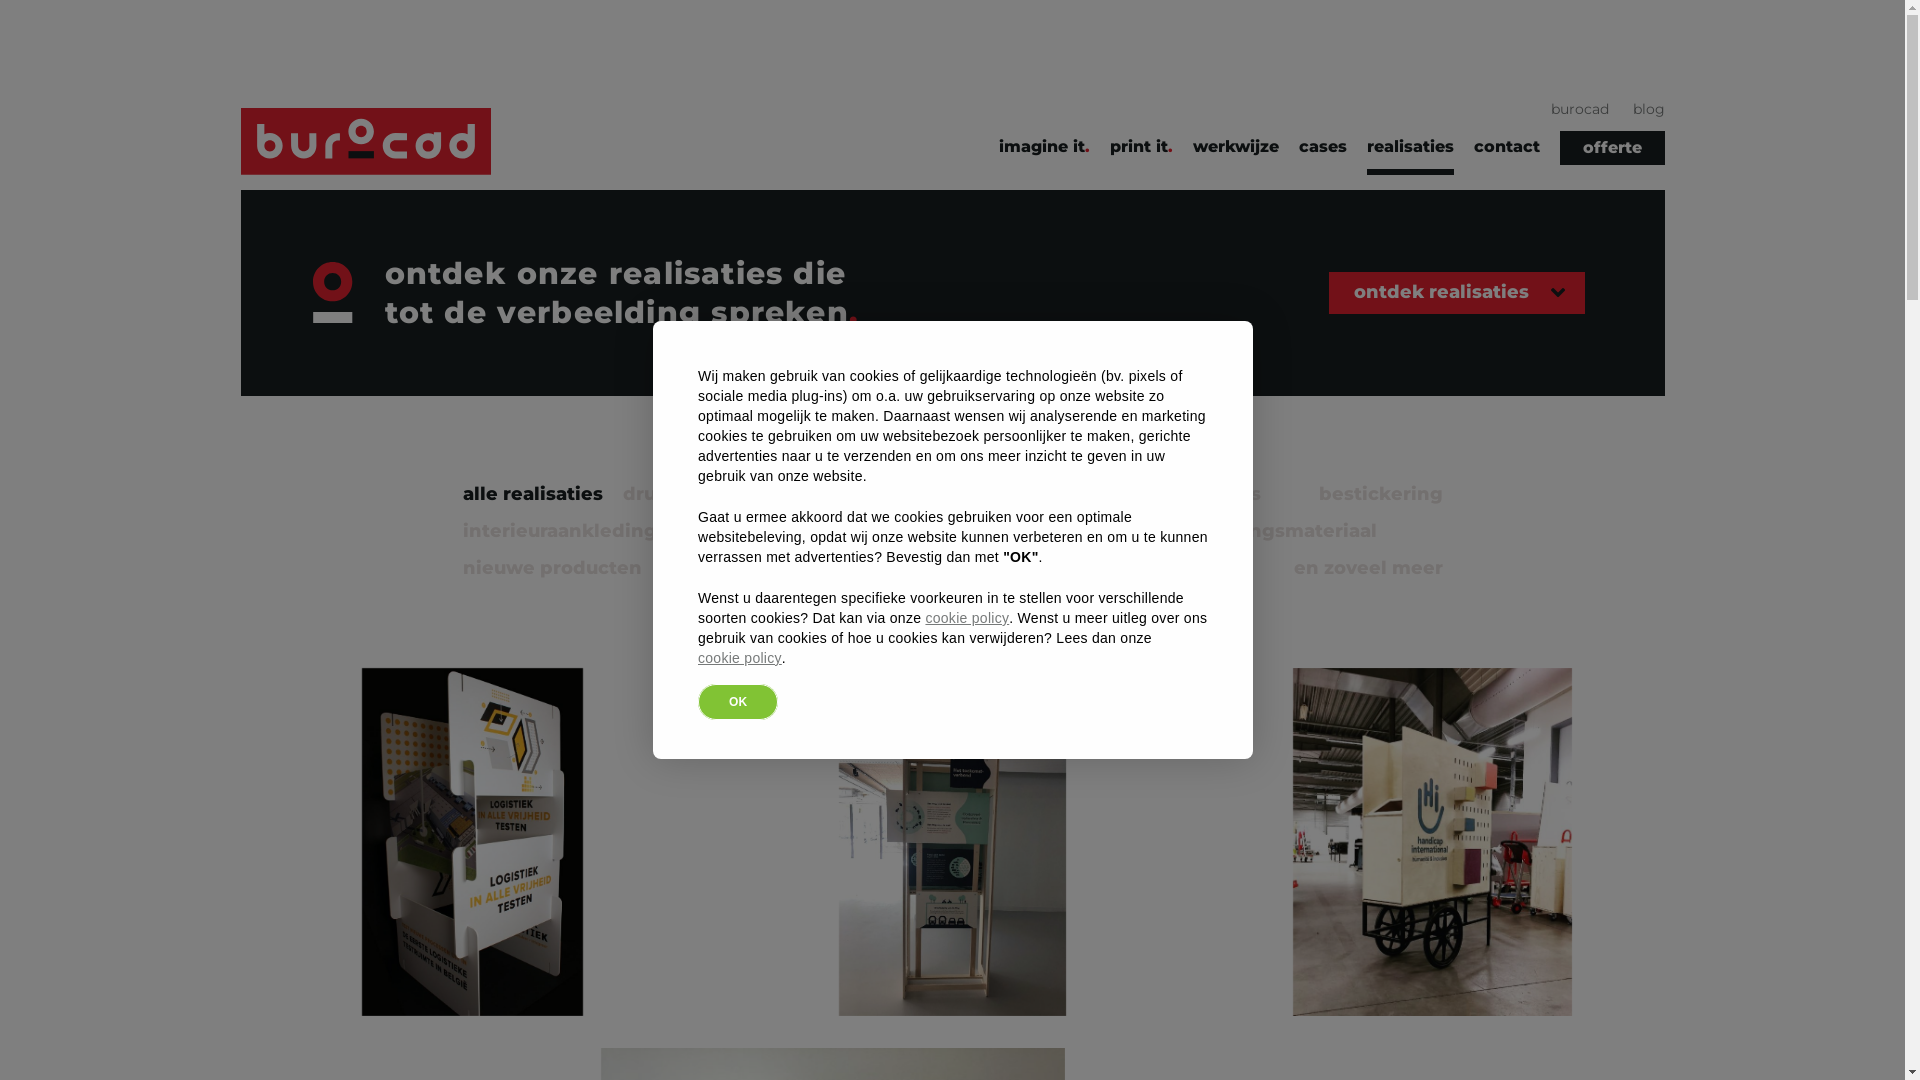 This screenshot has width=1920, height=1080. I want to click on 'print it', so click(1141, 152).